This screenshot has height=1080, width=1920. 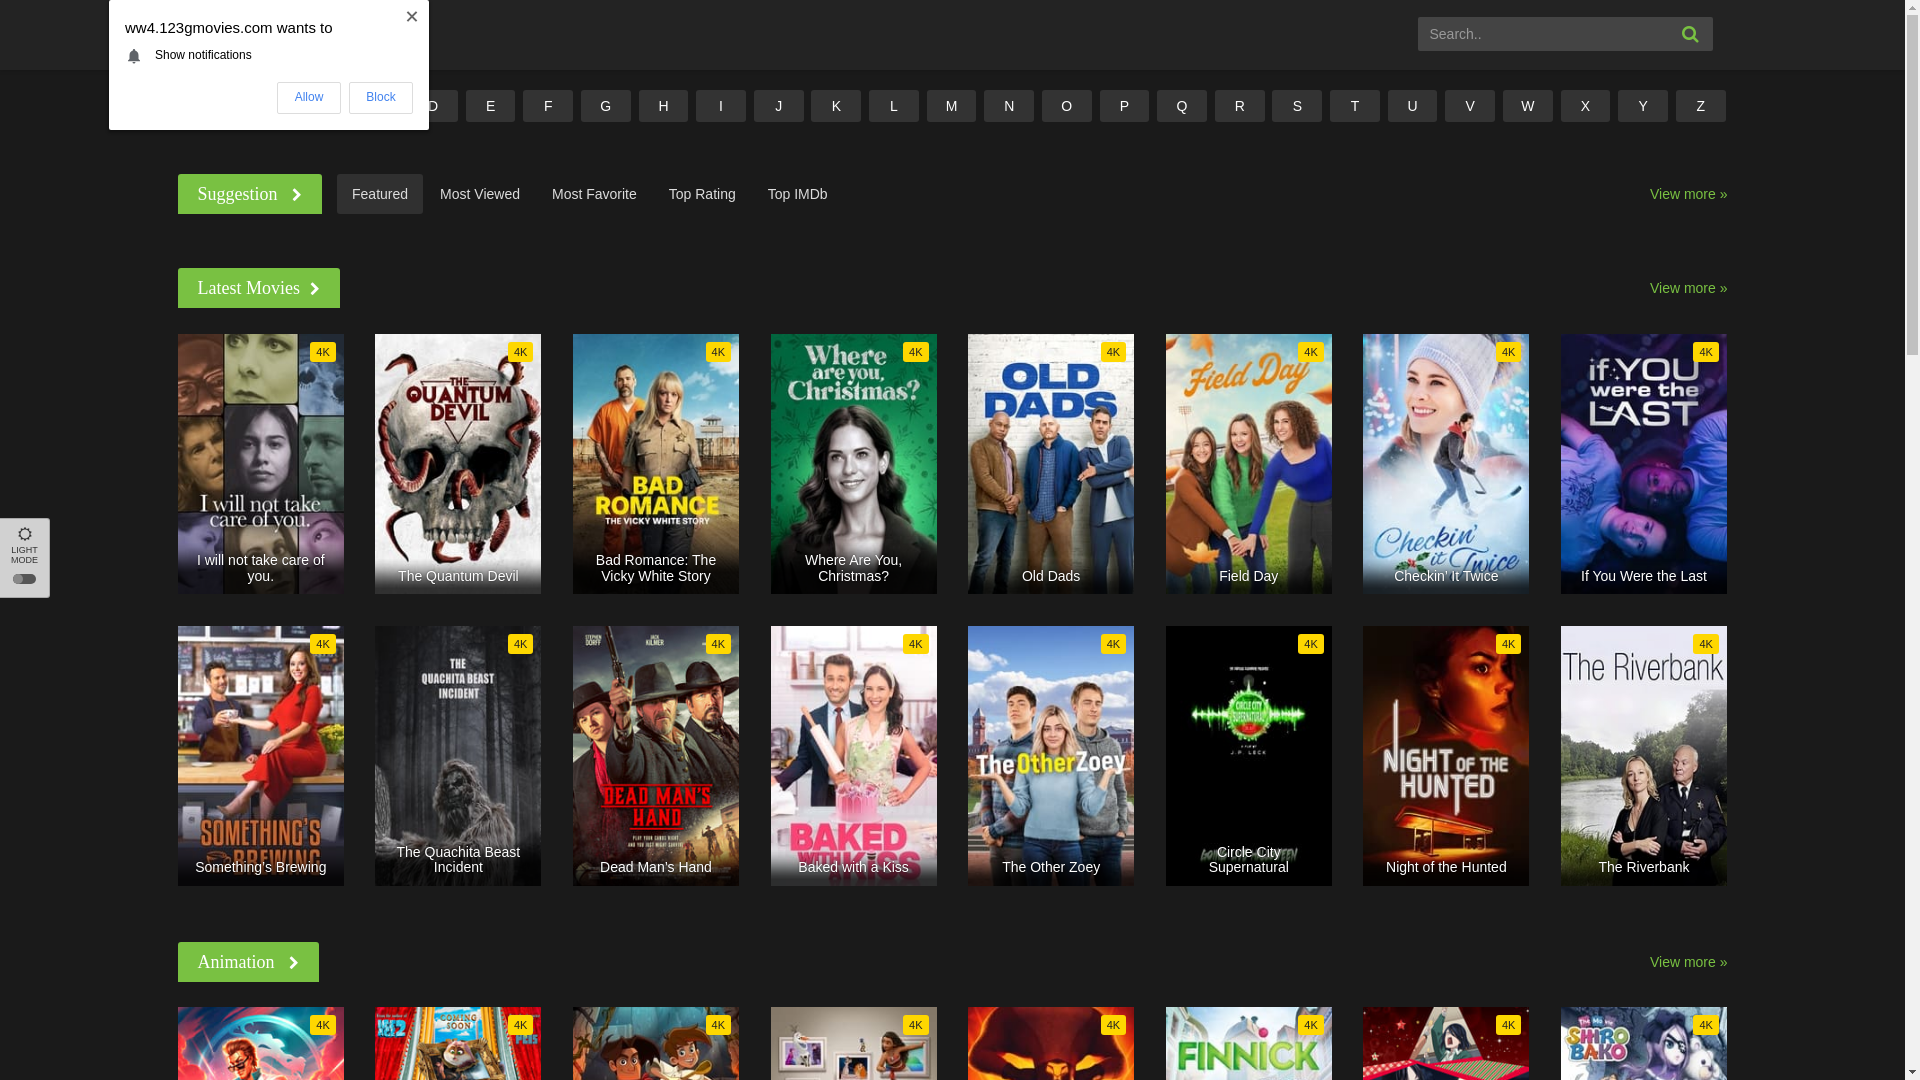 What do you see at coordinates (177, 32) in the screenshot?
I see `'123GMovies'` at bounding box center [177, 32].